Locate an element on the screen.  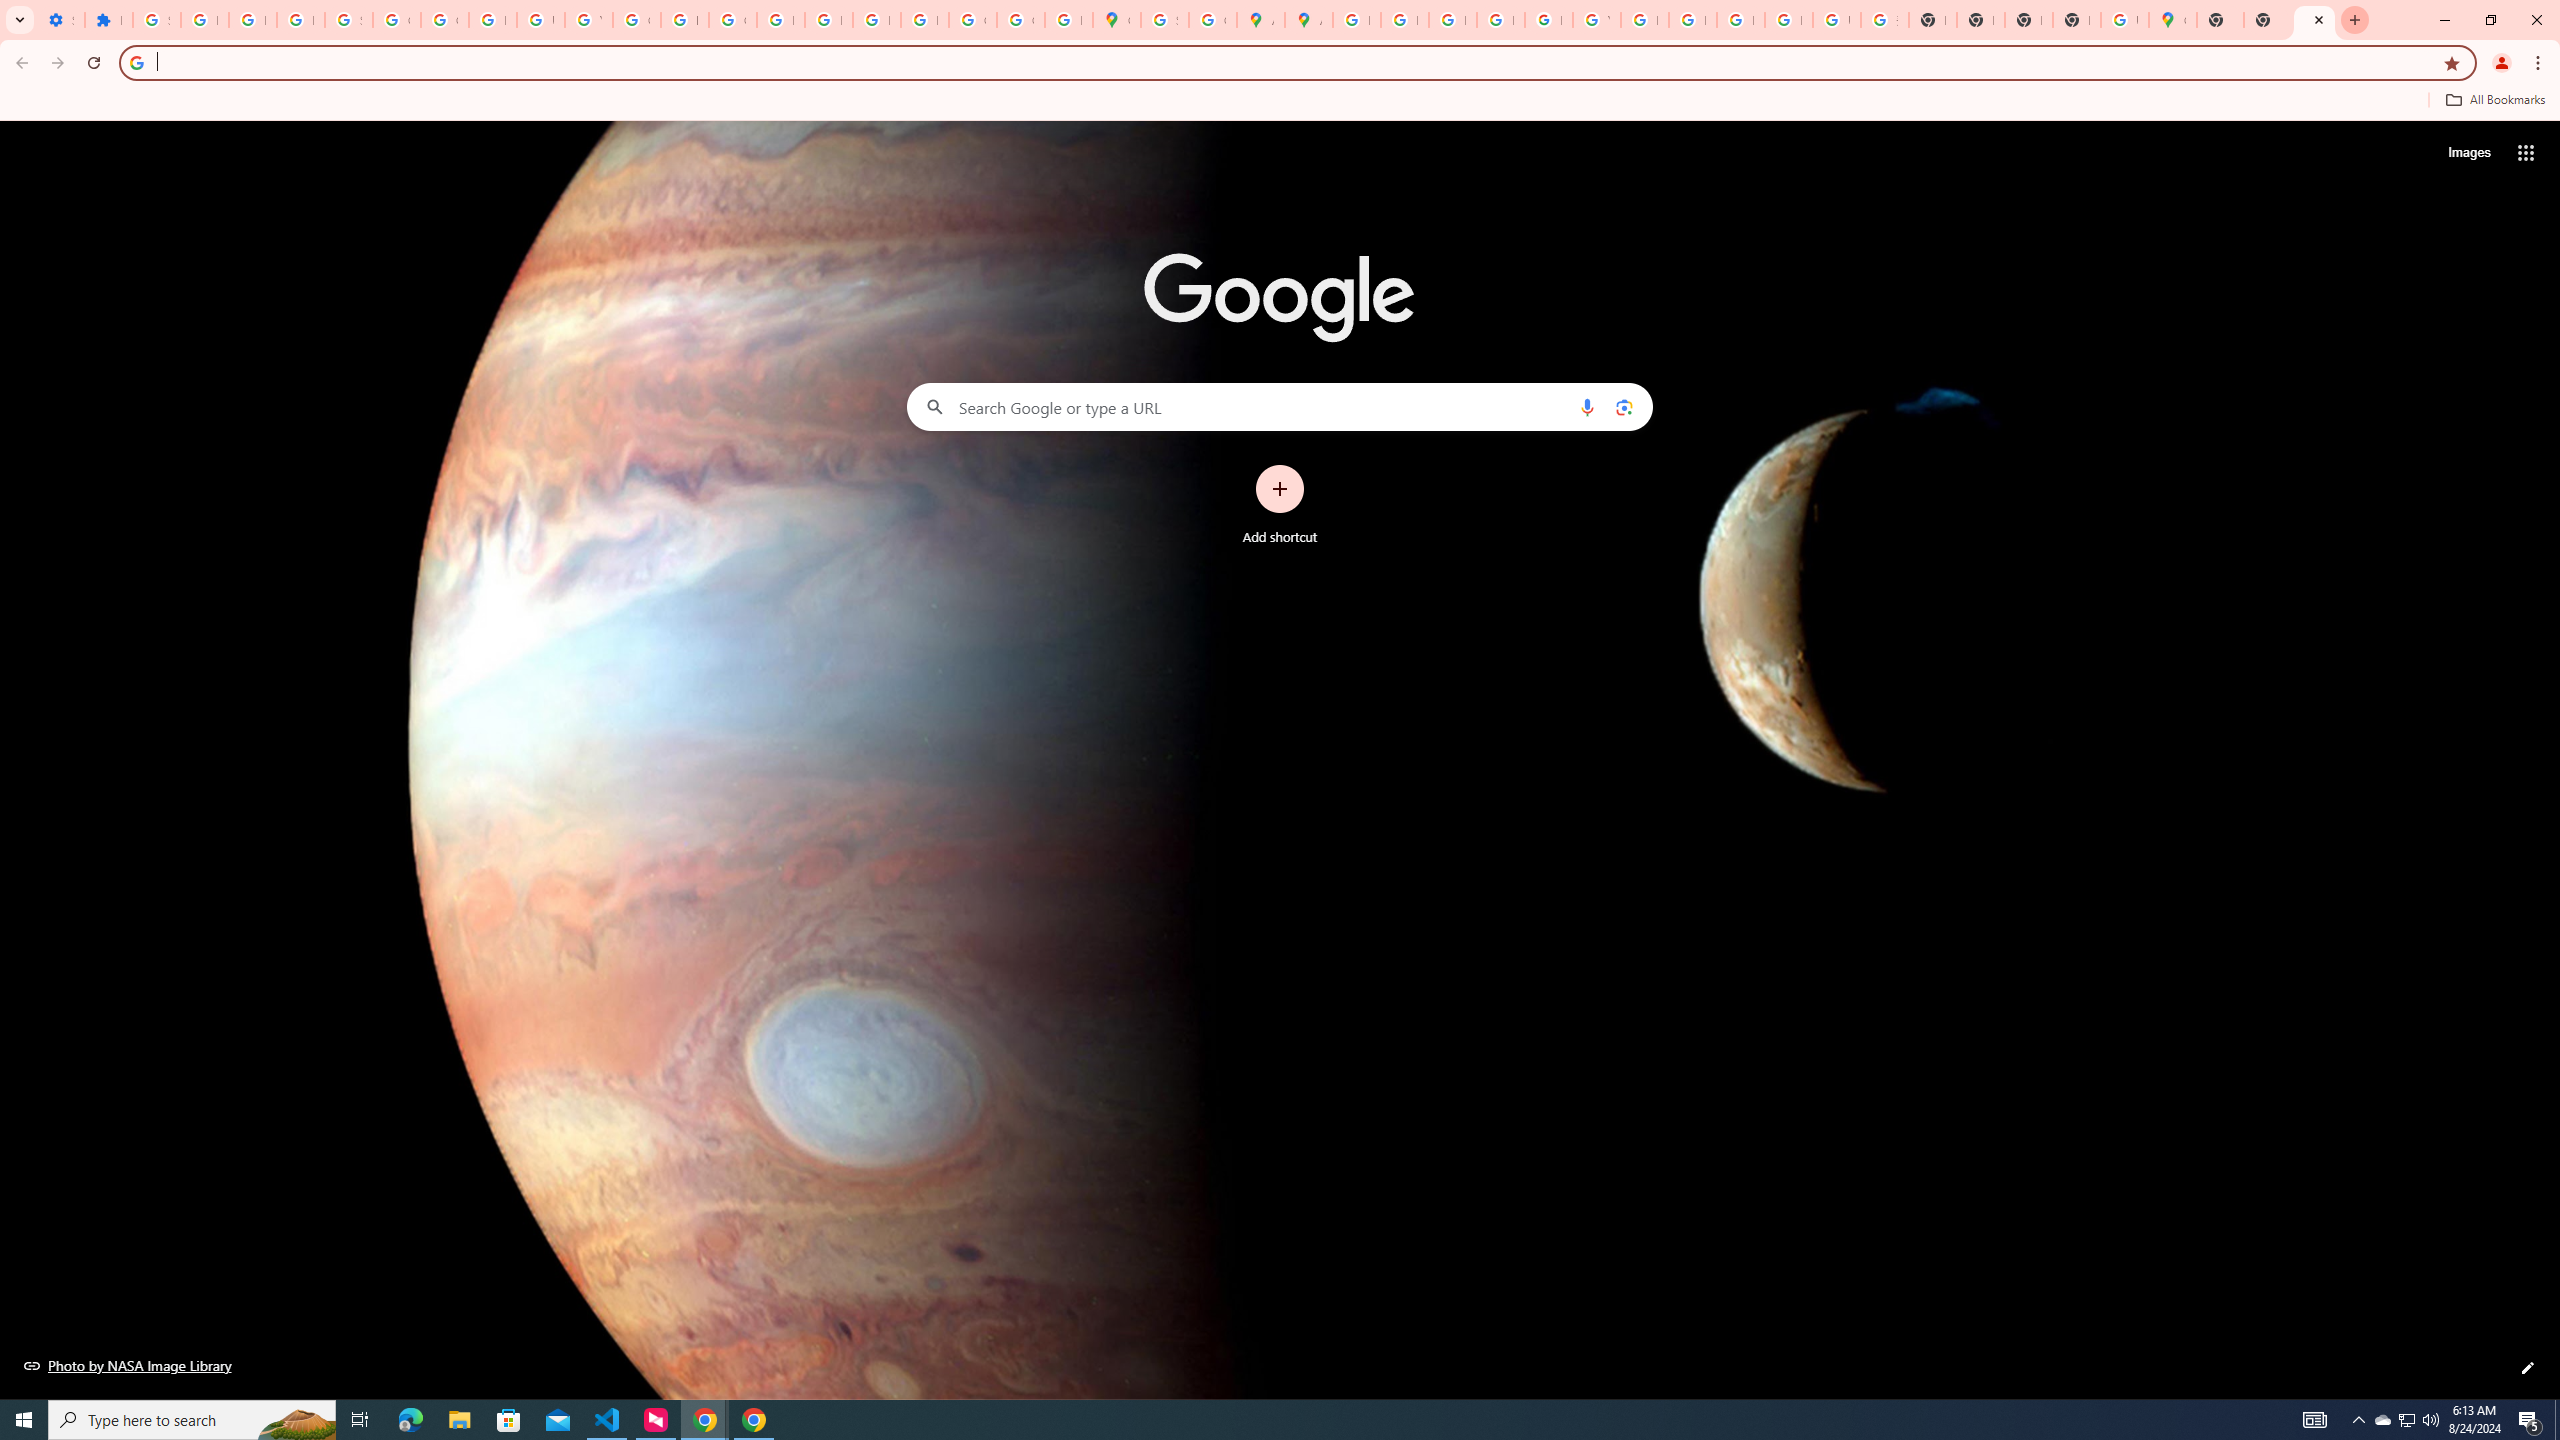
'Customize this page' is located at coordinates (2527, 1367).